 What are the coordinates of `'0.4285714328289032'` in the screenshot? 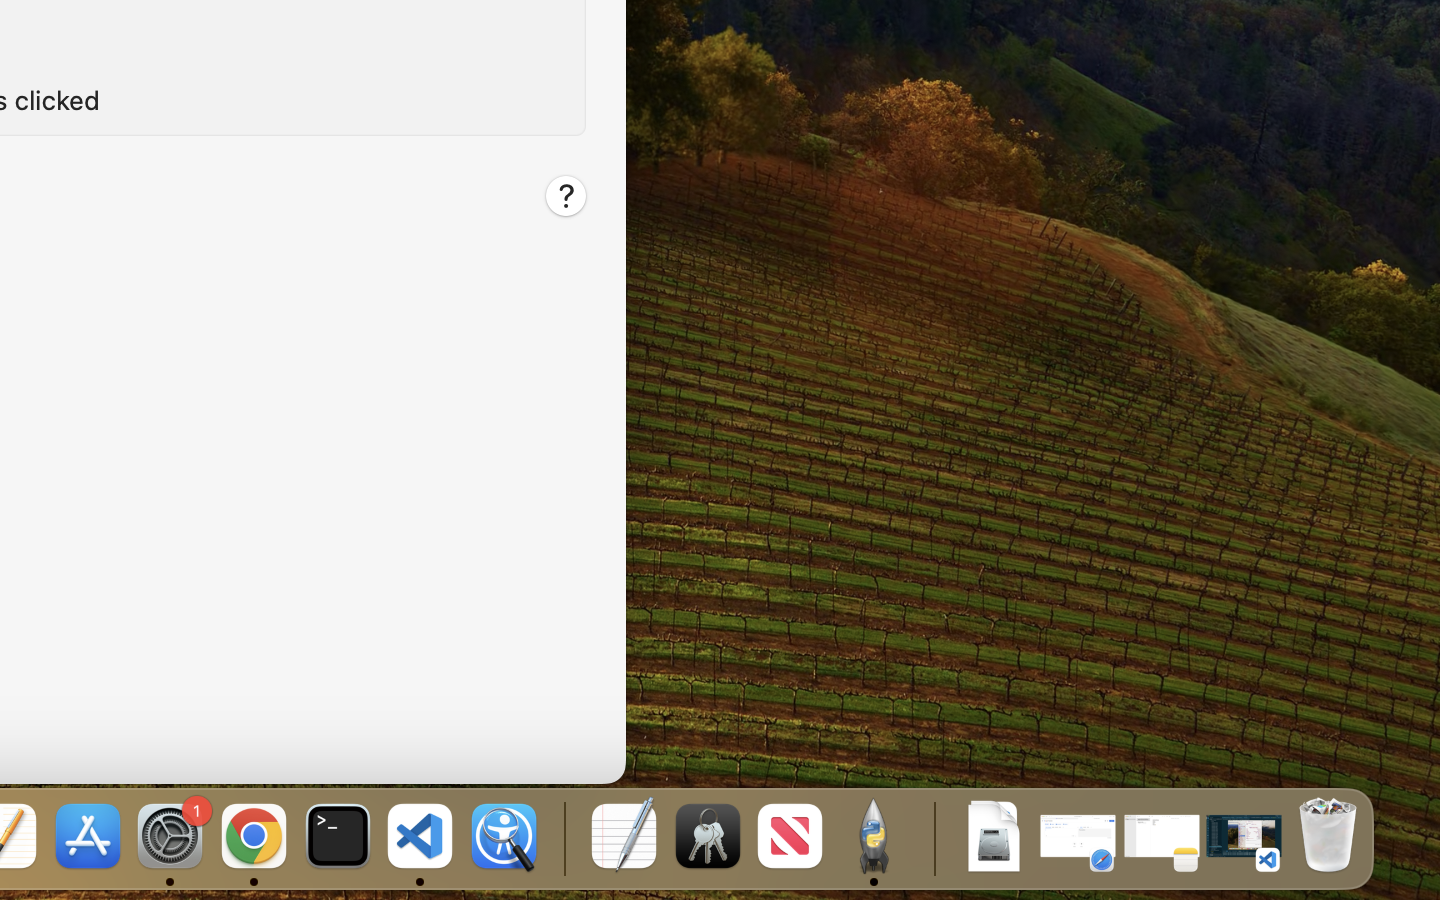 It's located at (562, 837).